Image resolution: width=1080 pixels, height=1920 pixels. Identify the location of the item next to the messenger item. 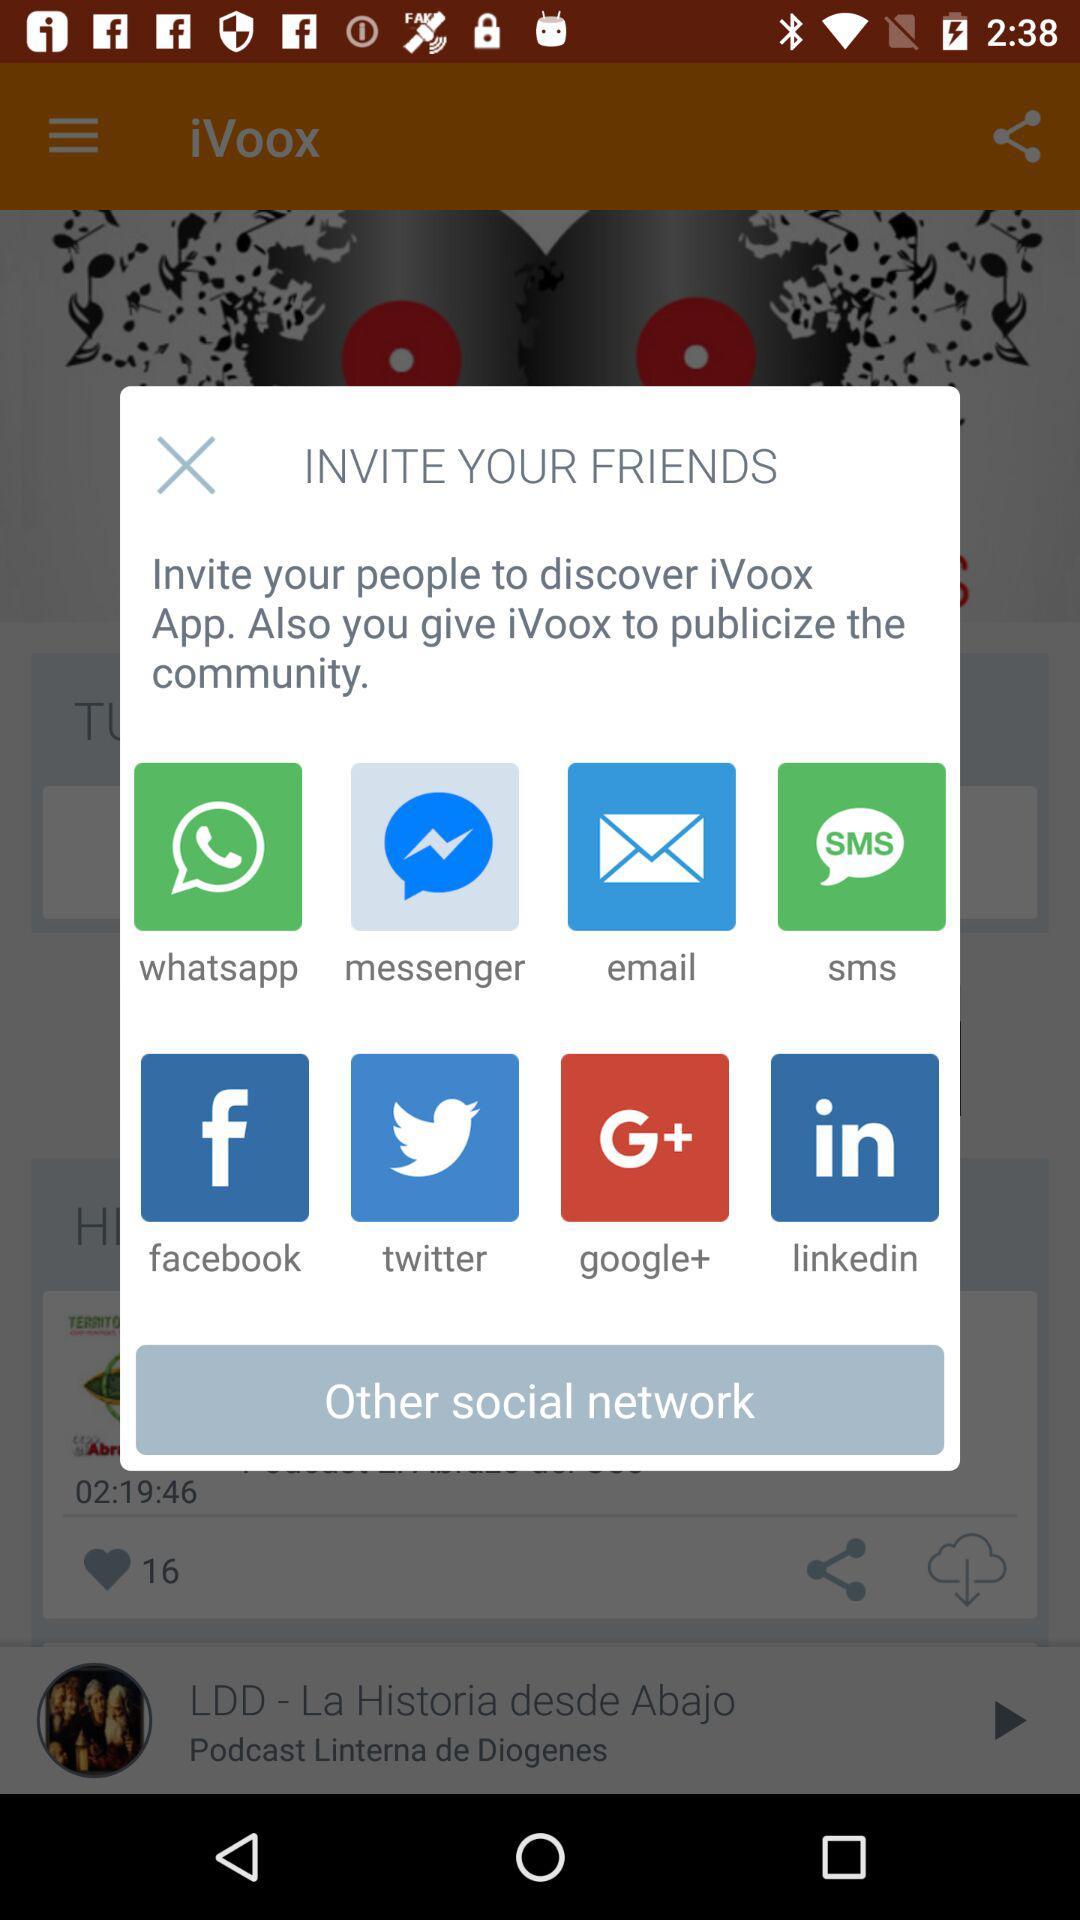
(651, 876).